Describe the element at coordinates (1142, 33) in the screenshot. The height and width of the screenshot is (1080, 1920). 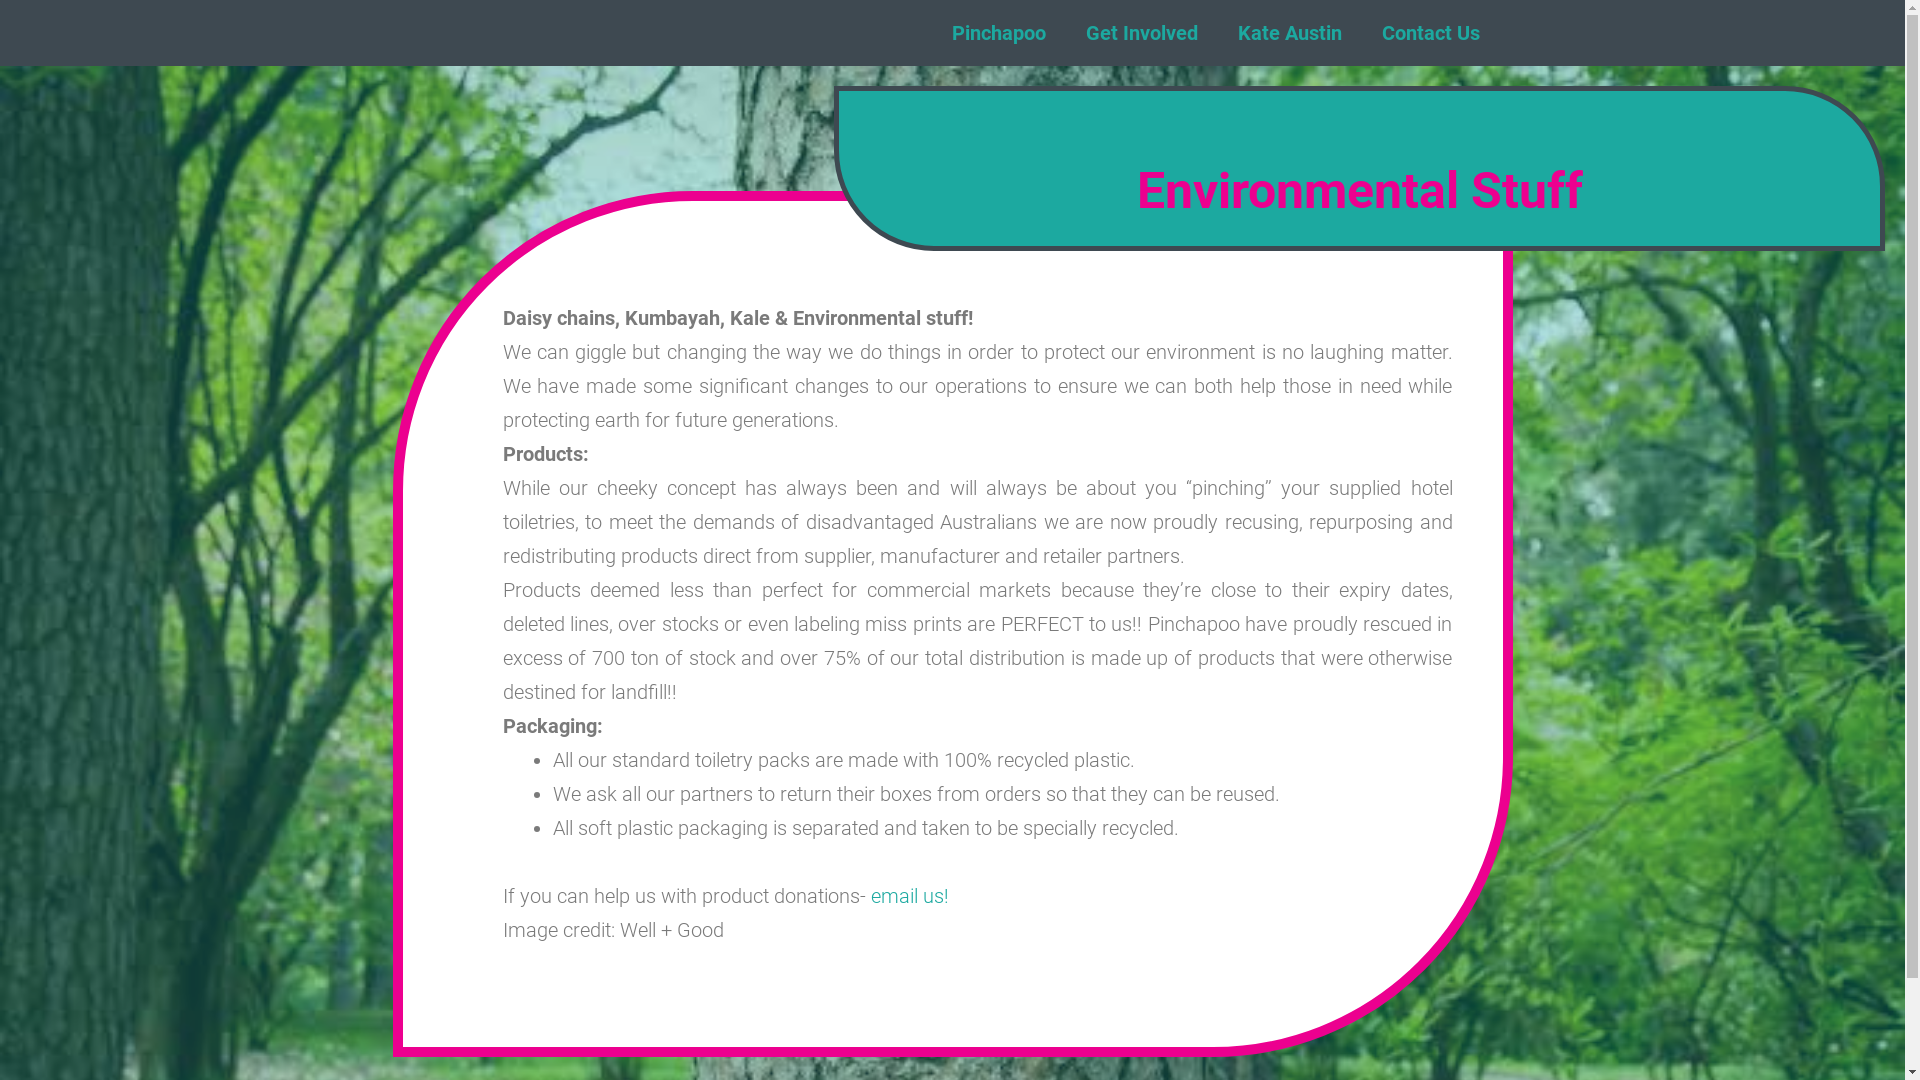
I see `'Get Involved'` at that location.